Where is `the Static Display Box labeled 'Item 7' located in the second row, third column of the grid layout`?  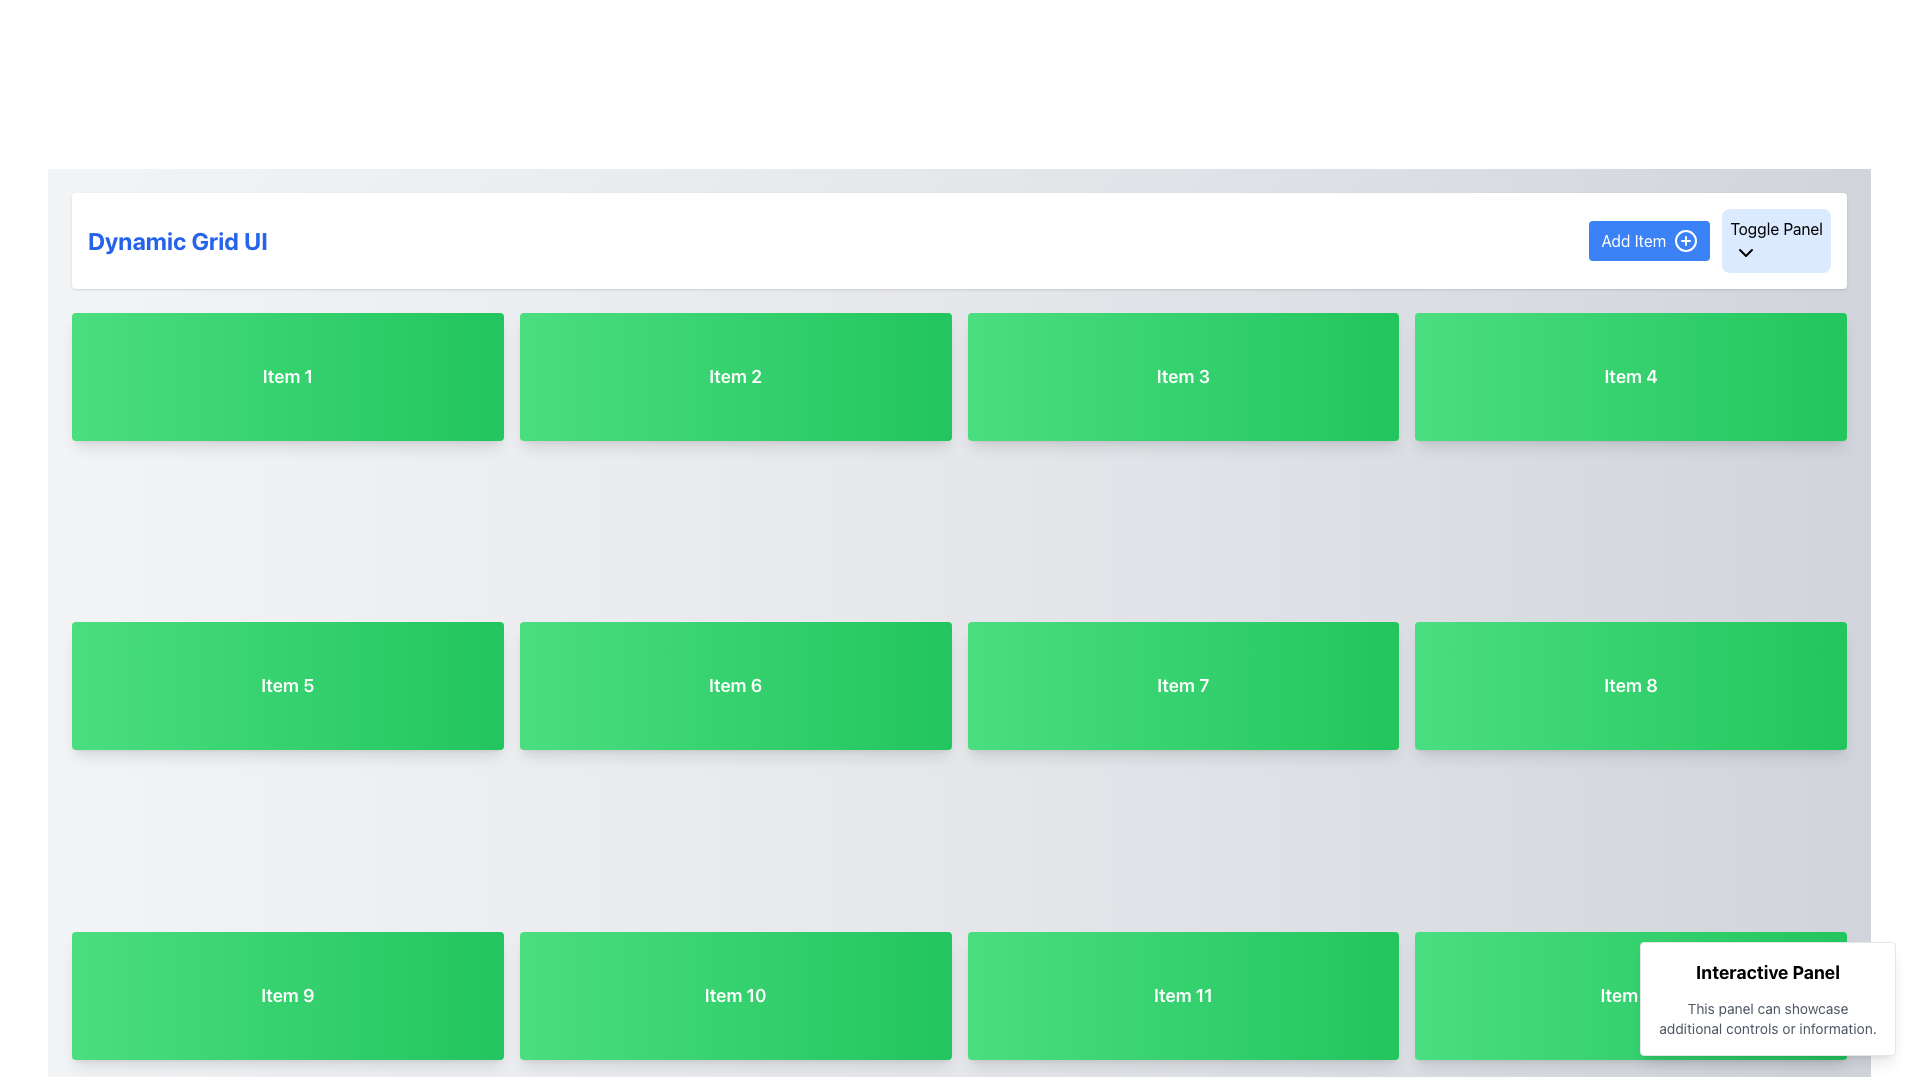 the Static Display Box labeled 'Item 7' located in the second row, third column of the grid layout is located at coordinates (1183, 685).